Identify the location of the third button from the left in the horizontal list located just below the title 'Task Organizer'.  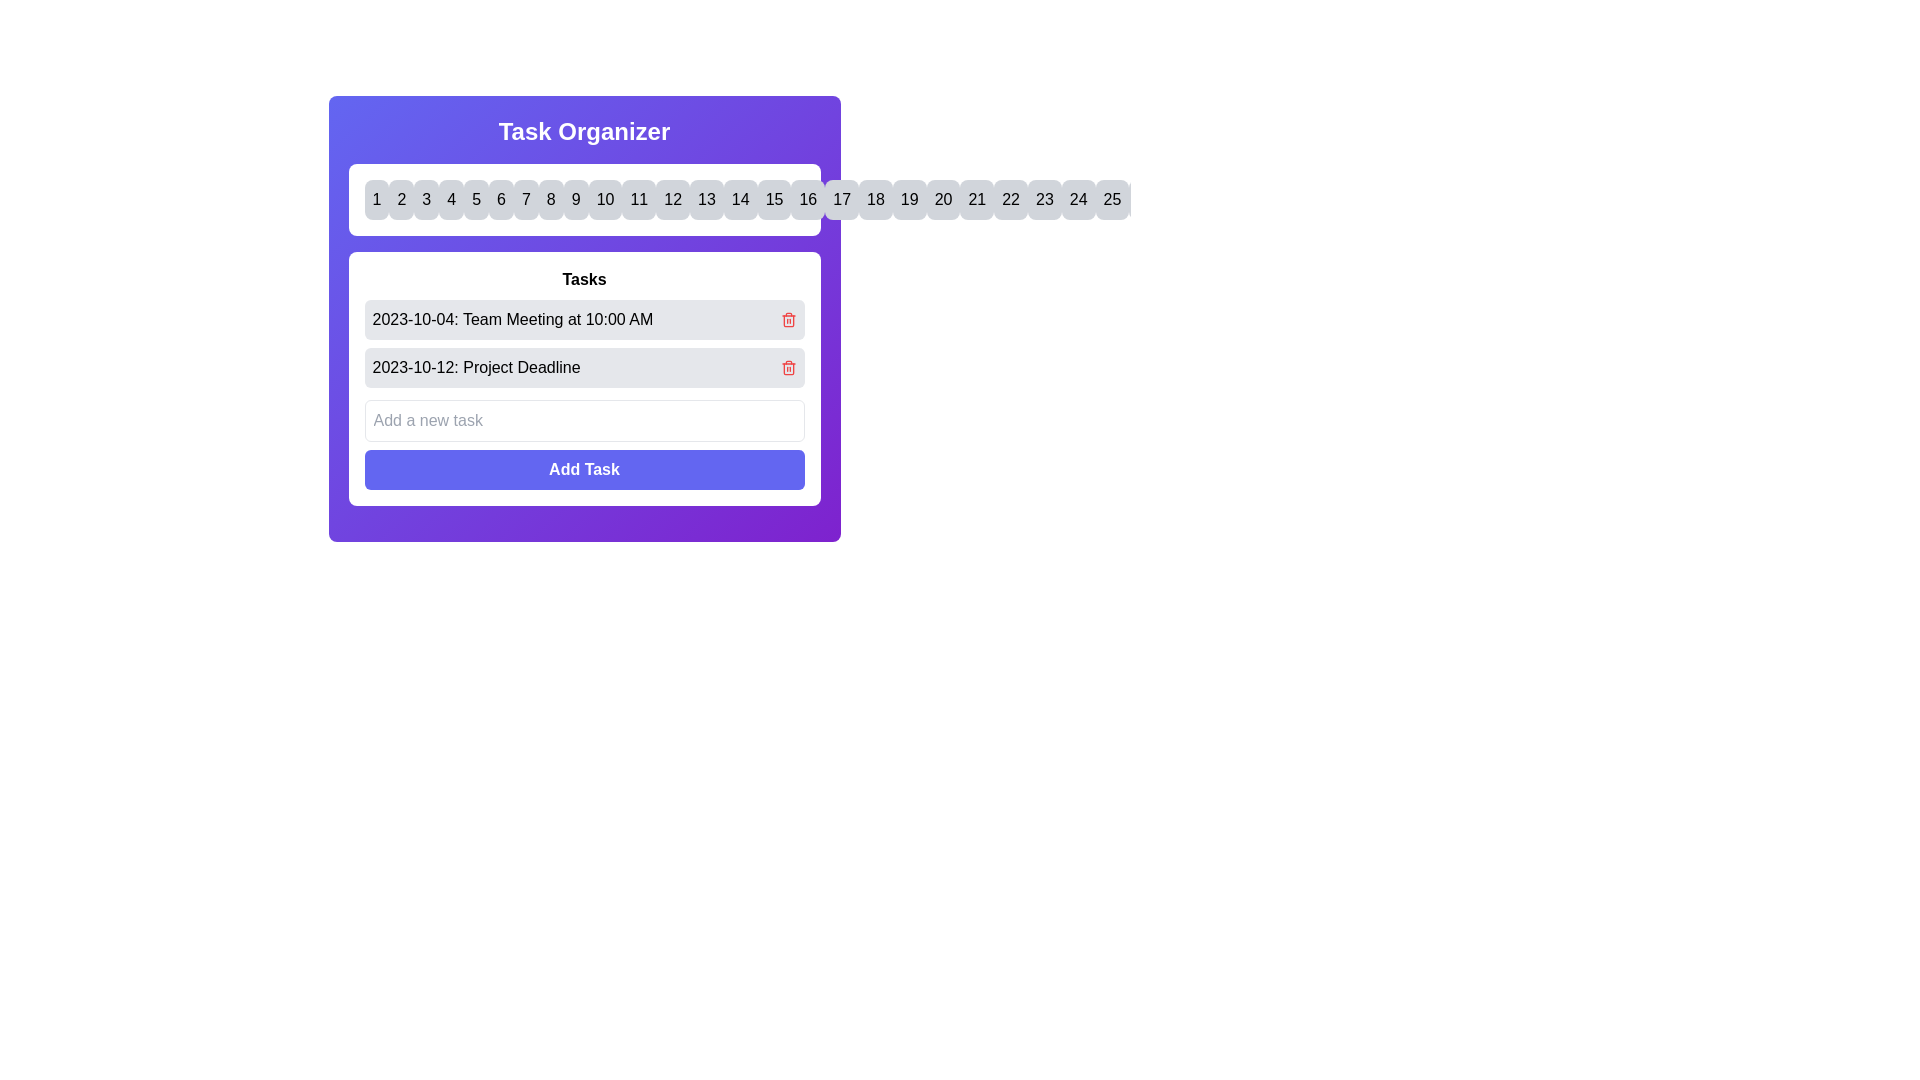
(425, 200).